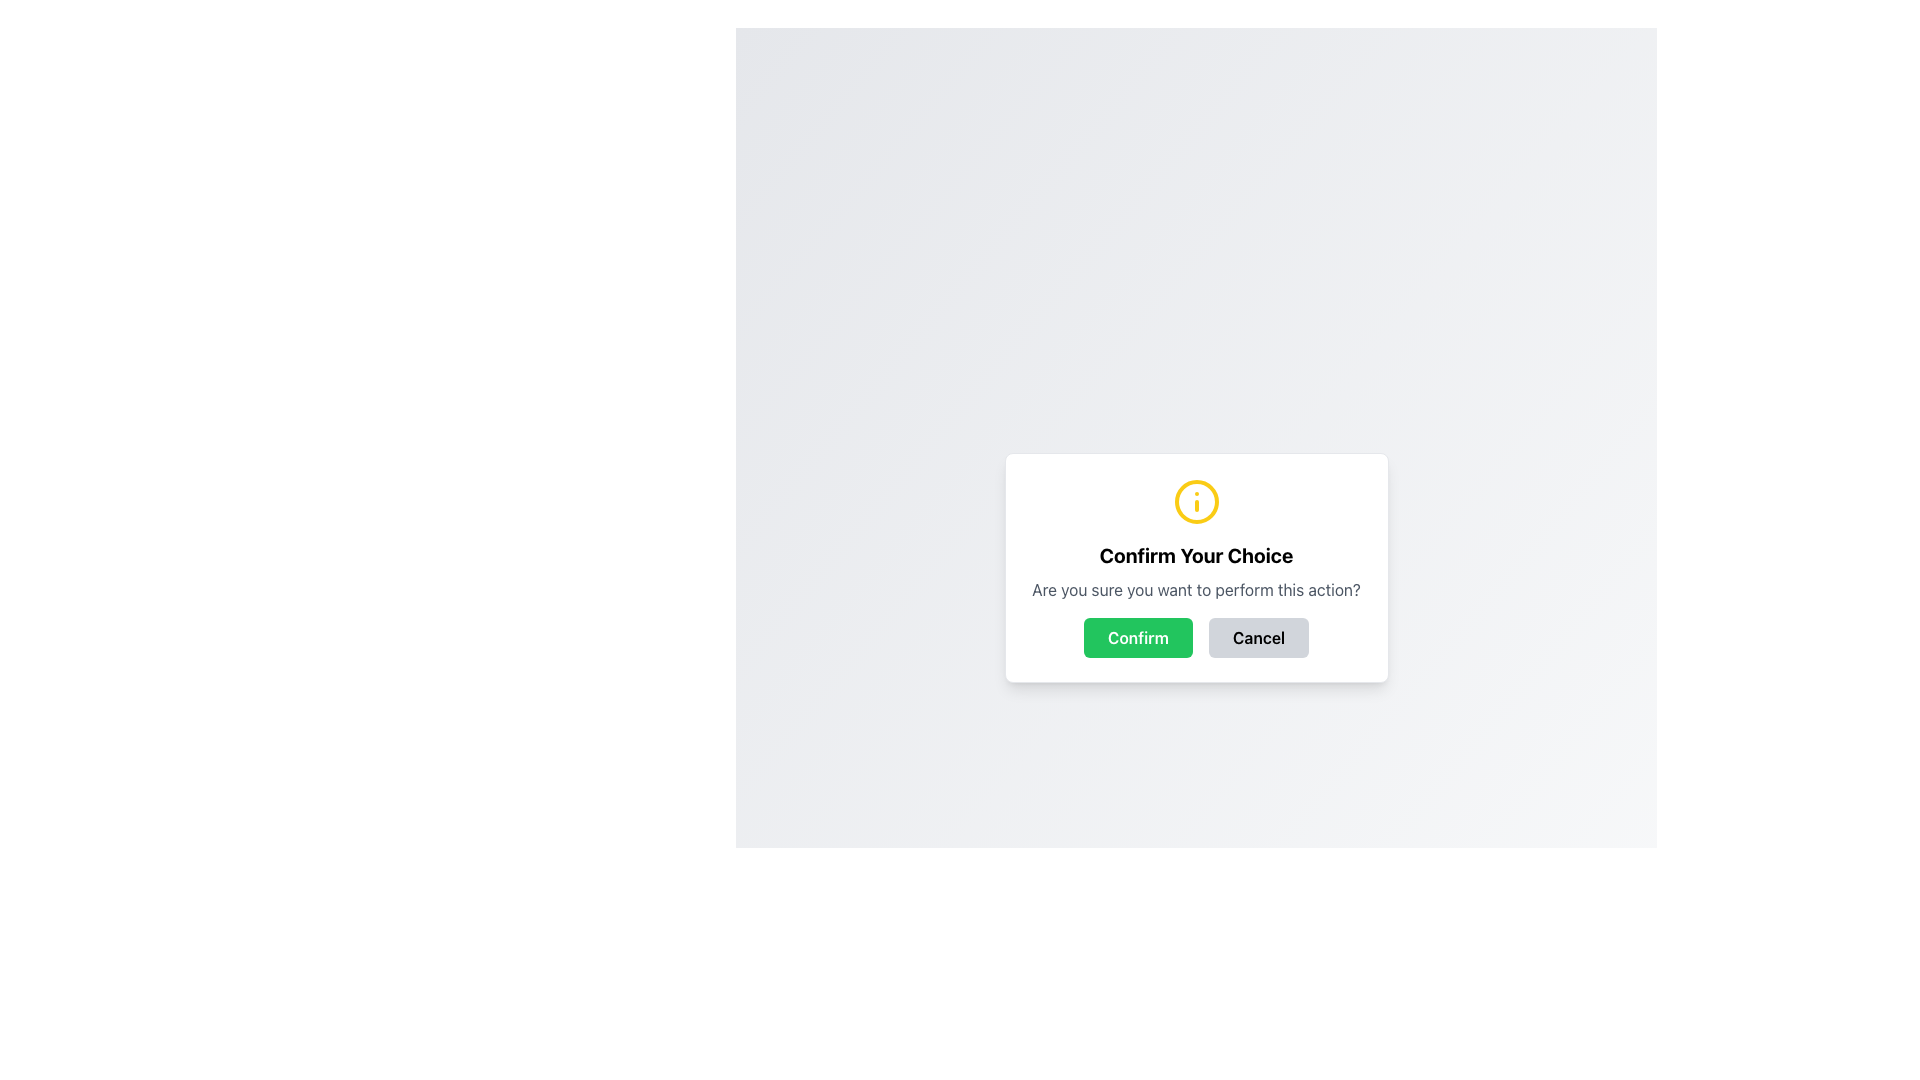  Describe the element at coordinates (1196, 637) in the screenshot. I see `the button group element containing the green 'Confirm' button and the gray 'Cancel' button for visual feedback` at that location.